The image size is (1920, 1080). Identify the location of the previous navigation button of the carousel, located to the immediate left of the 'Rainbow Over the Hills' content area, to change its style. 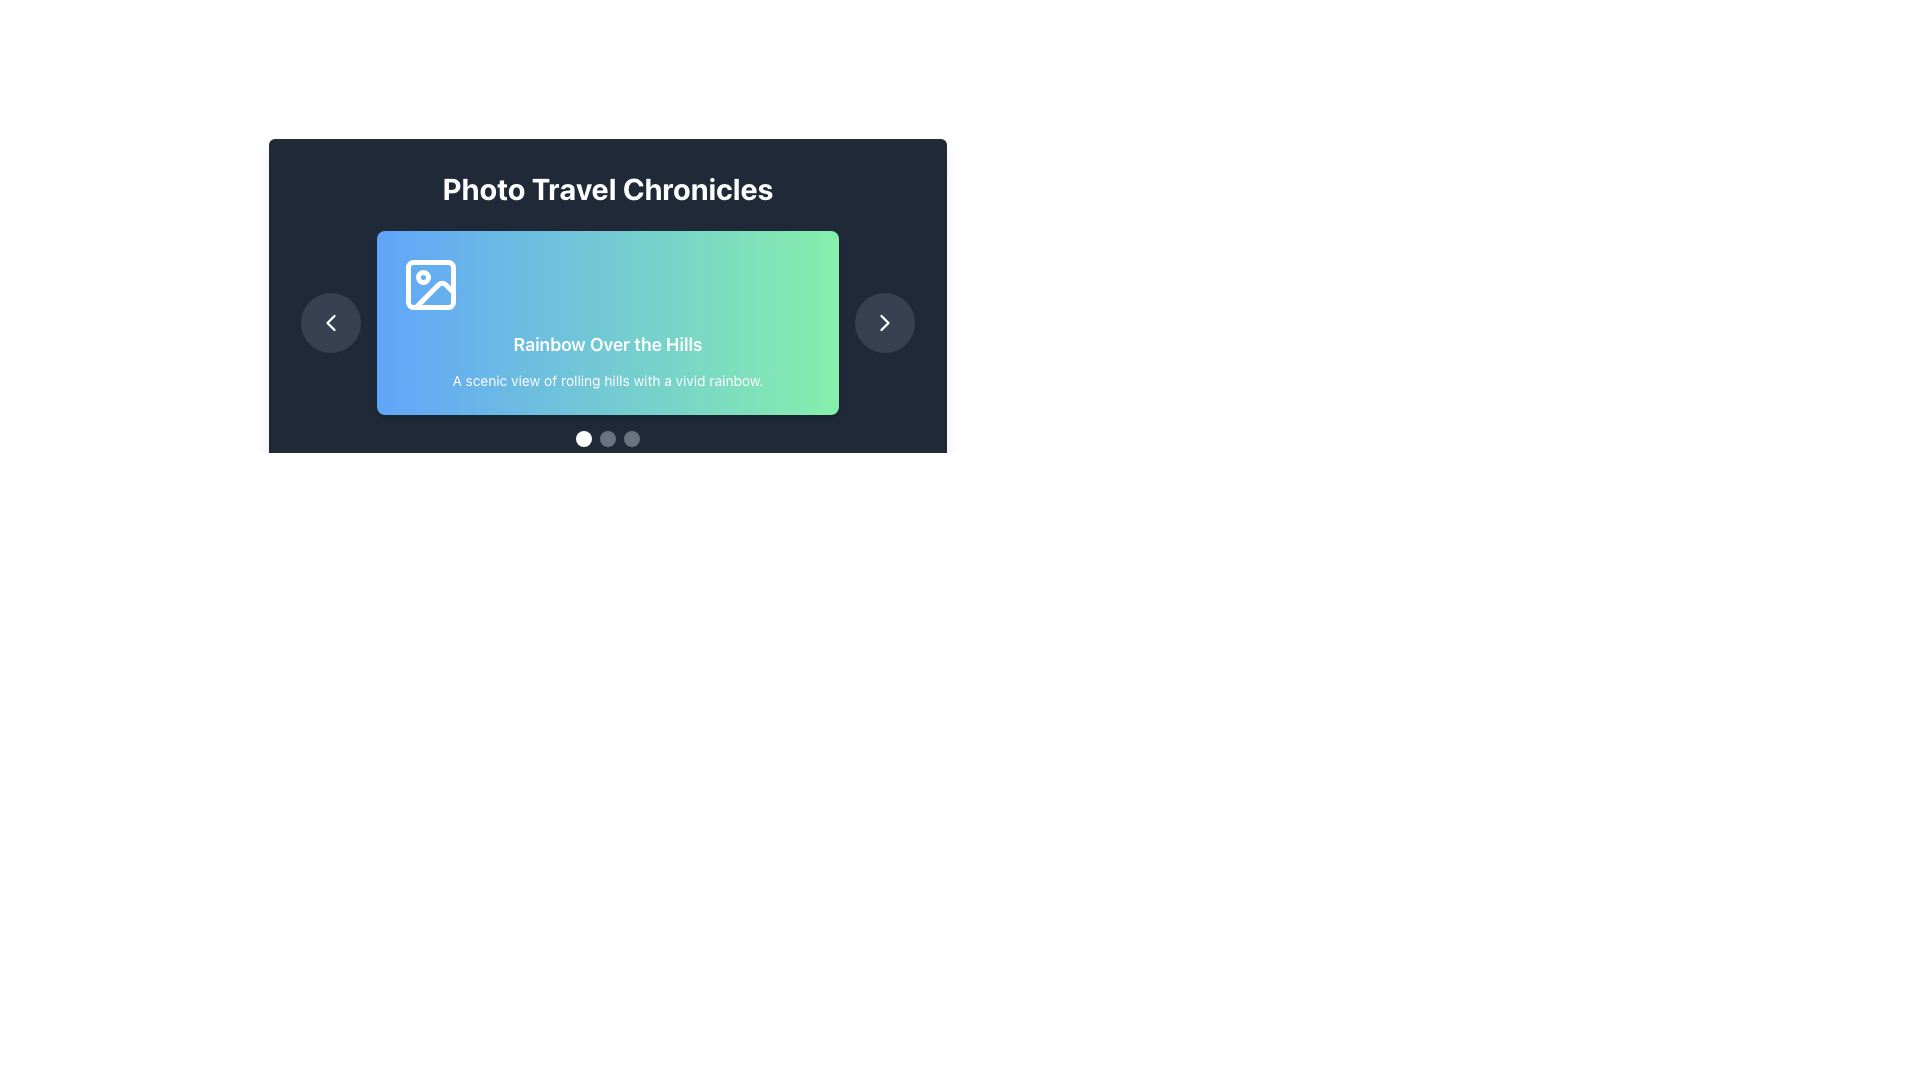
(331, 322).